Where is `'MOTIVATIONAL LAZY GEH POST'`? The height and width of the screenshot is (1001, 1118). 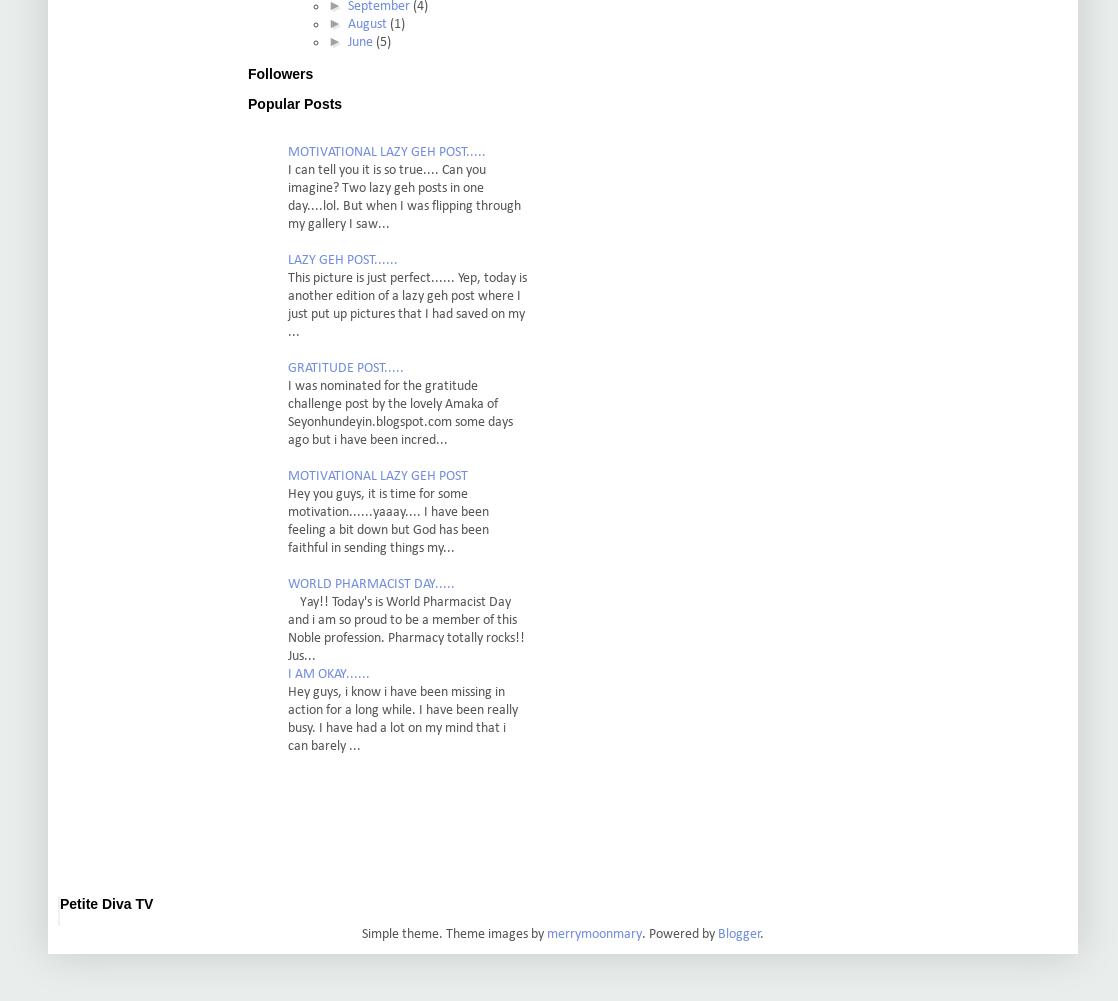
'MOTIVATIONAL LAZY GEH POST' is located at coordinates (286, 476).